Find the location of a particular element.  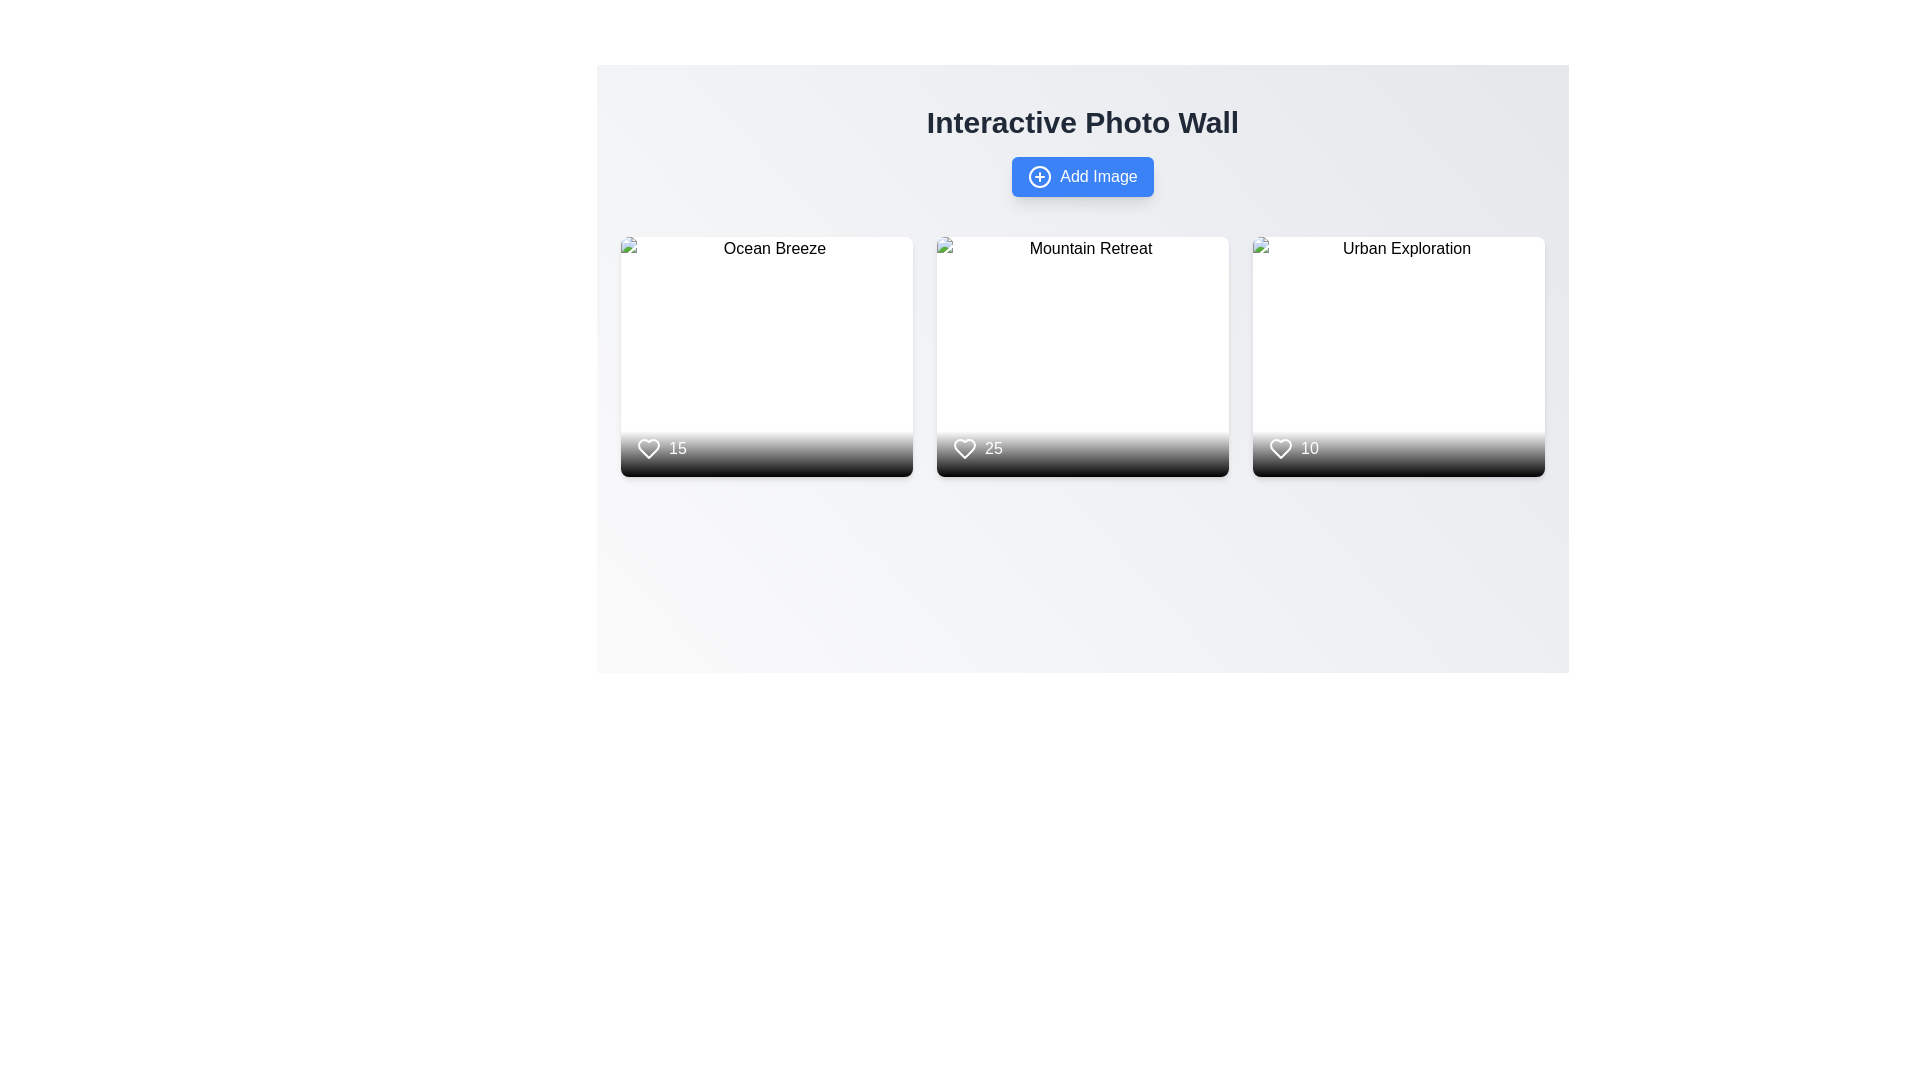

the 'like' icon located in the bottom-right corner of the 'Urban Exploration' panel, next to the numeric label '10' is located at coordinates (1281, 447).